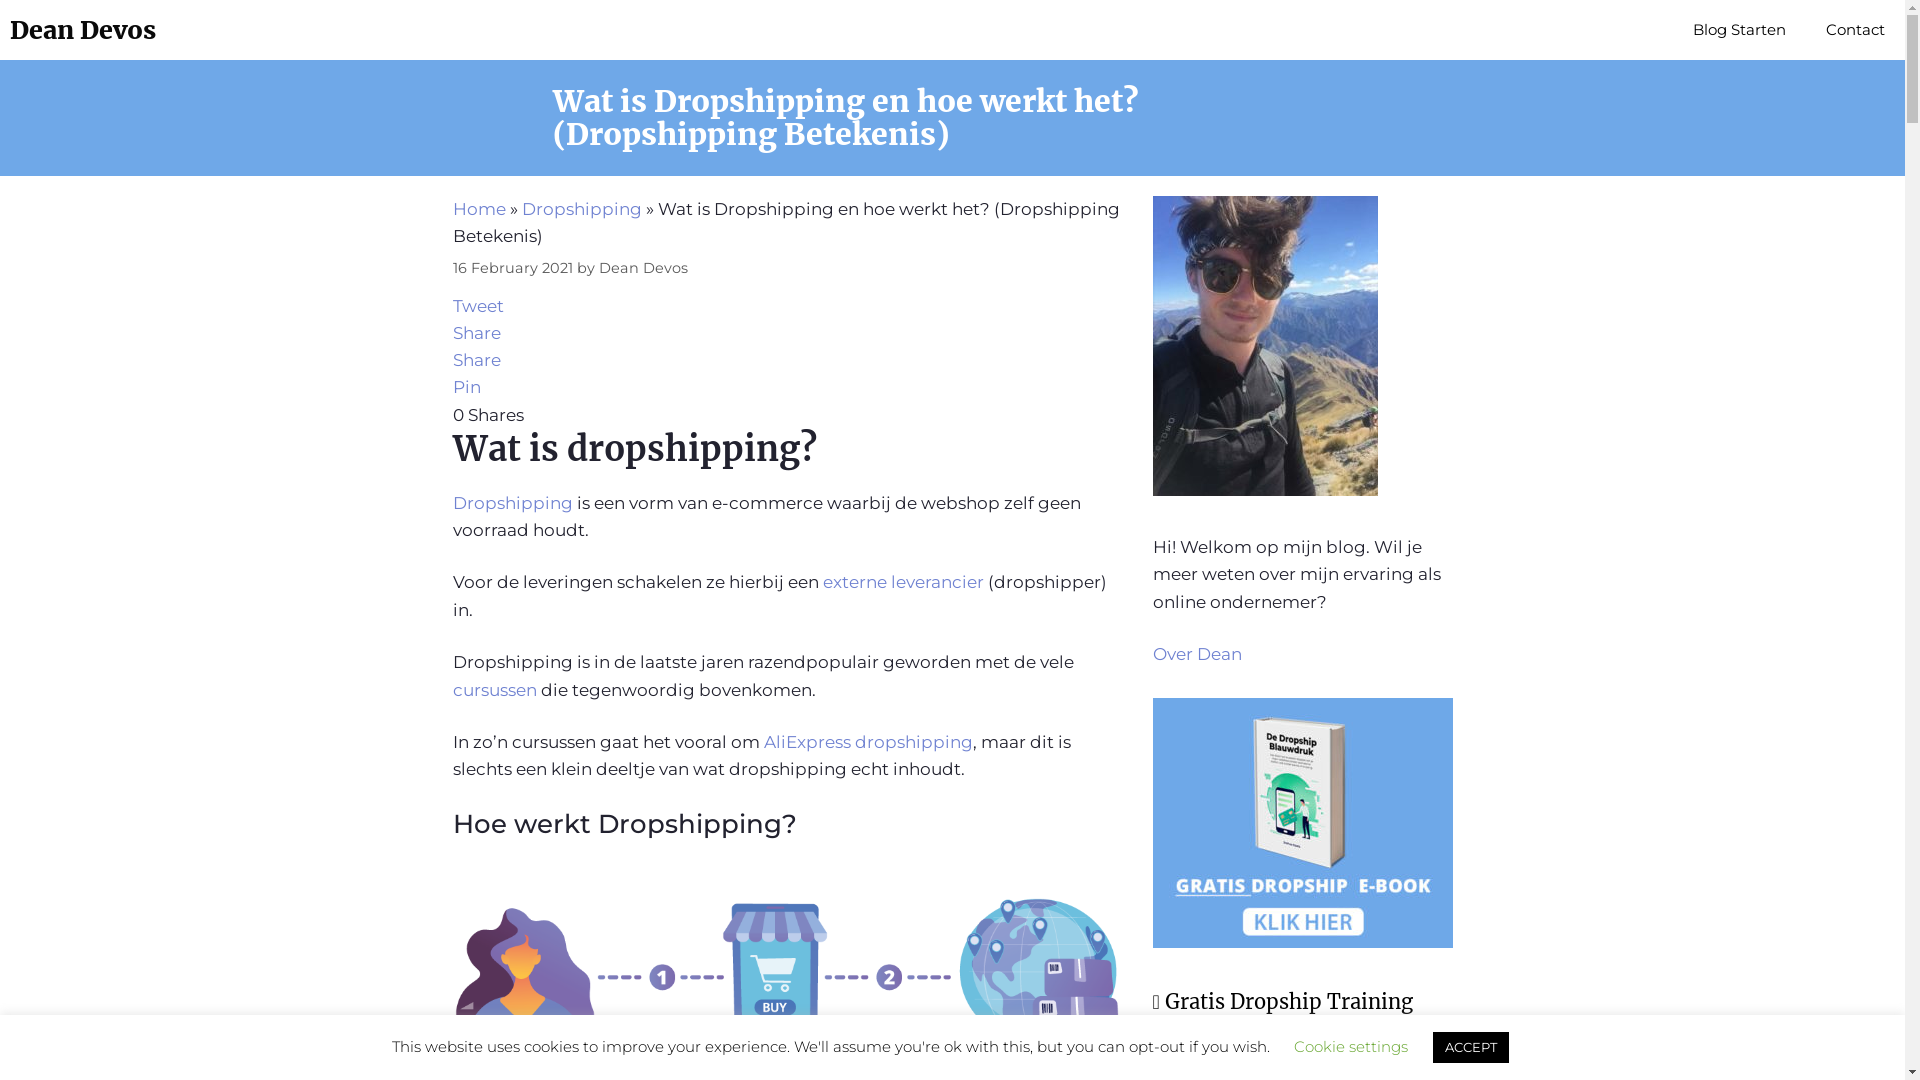 The image size is (1920, 1080). I want to click on 'Contact', so click(1854, 30).